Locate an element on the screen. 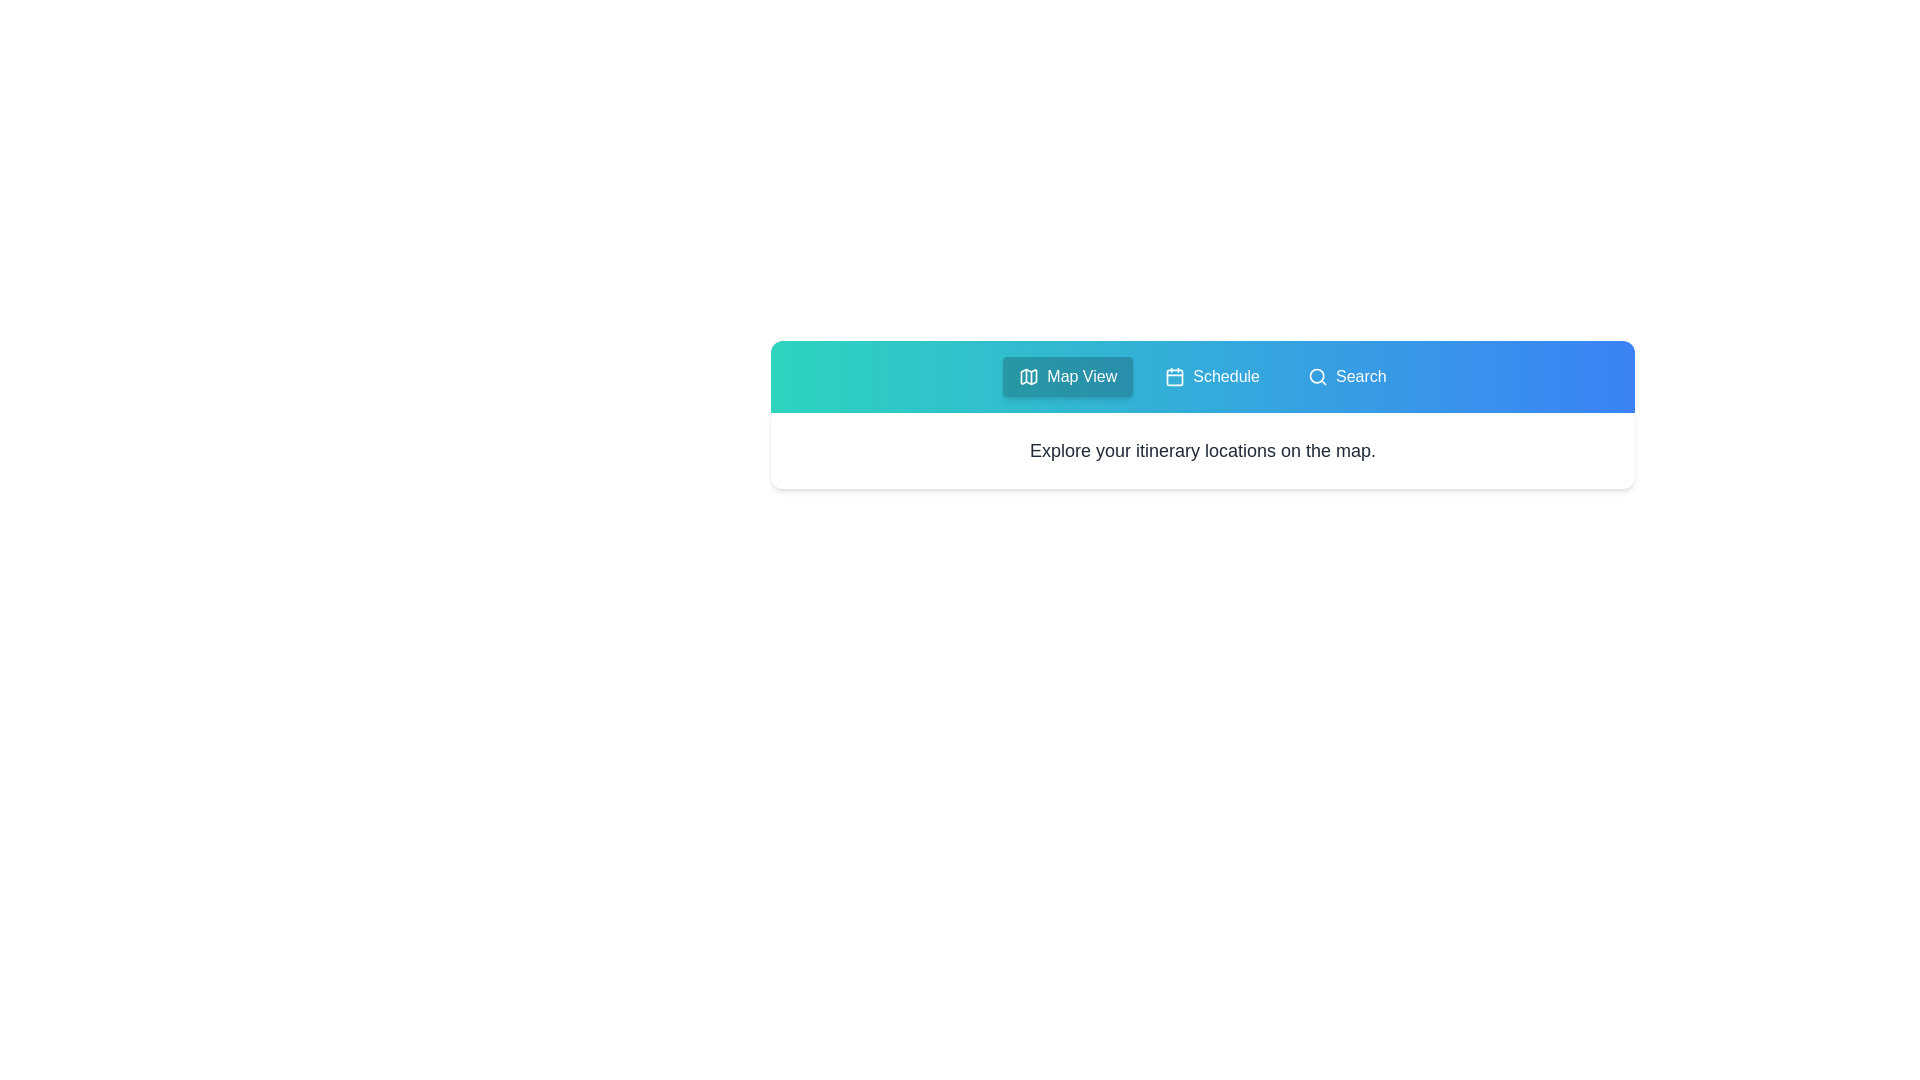 The image size is (1920, 1080). the inner part of the search icon, which represents the lens of the magnifying glass, located at the rightmost button in the upper menu bar is located at coordinates (1317, 376).